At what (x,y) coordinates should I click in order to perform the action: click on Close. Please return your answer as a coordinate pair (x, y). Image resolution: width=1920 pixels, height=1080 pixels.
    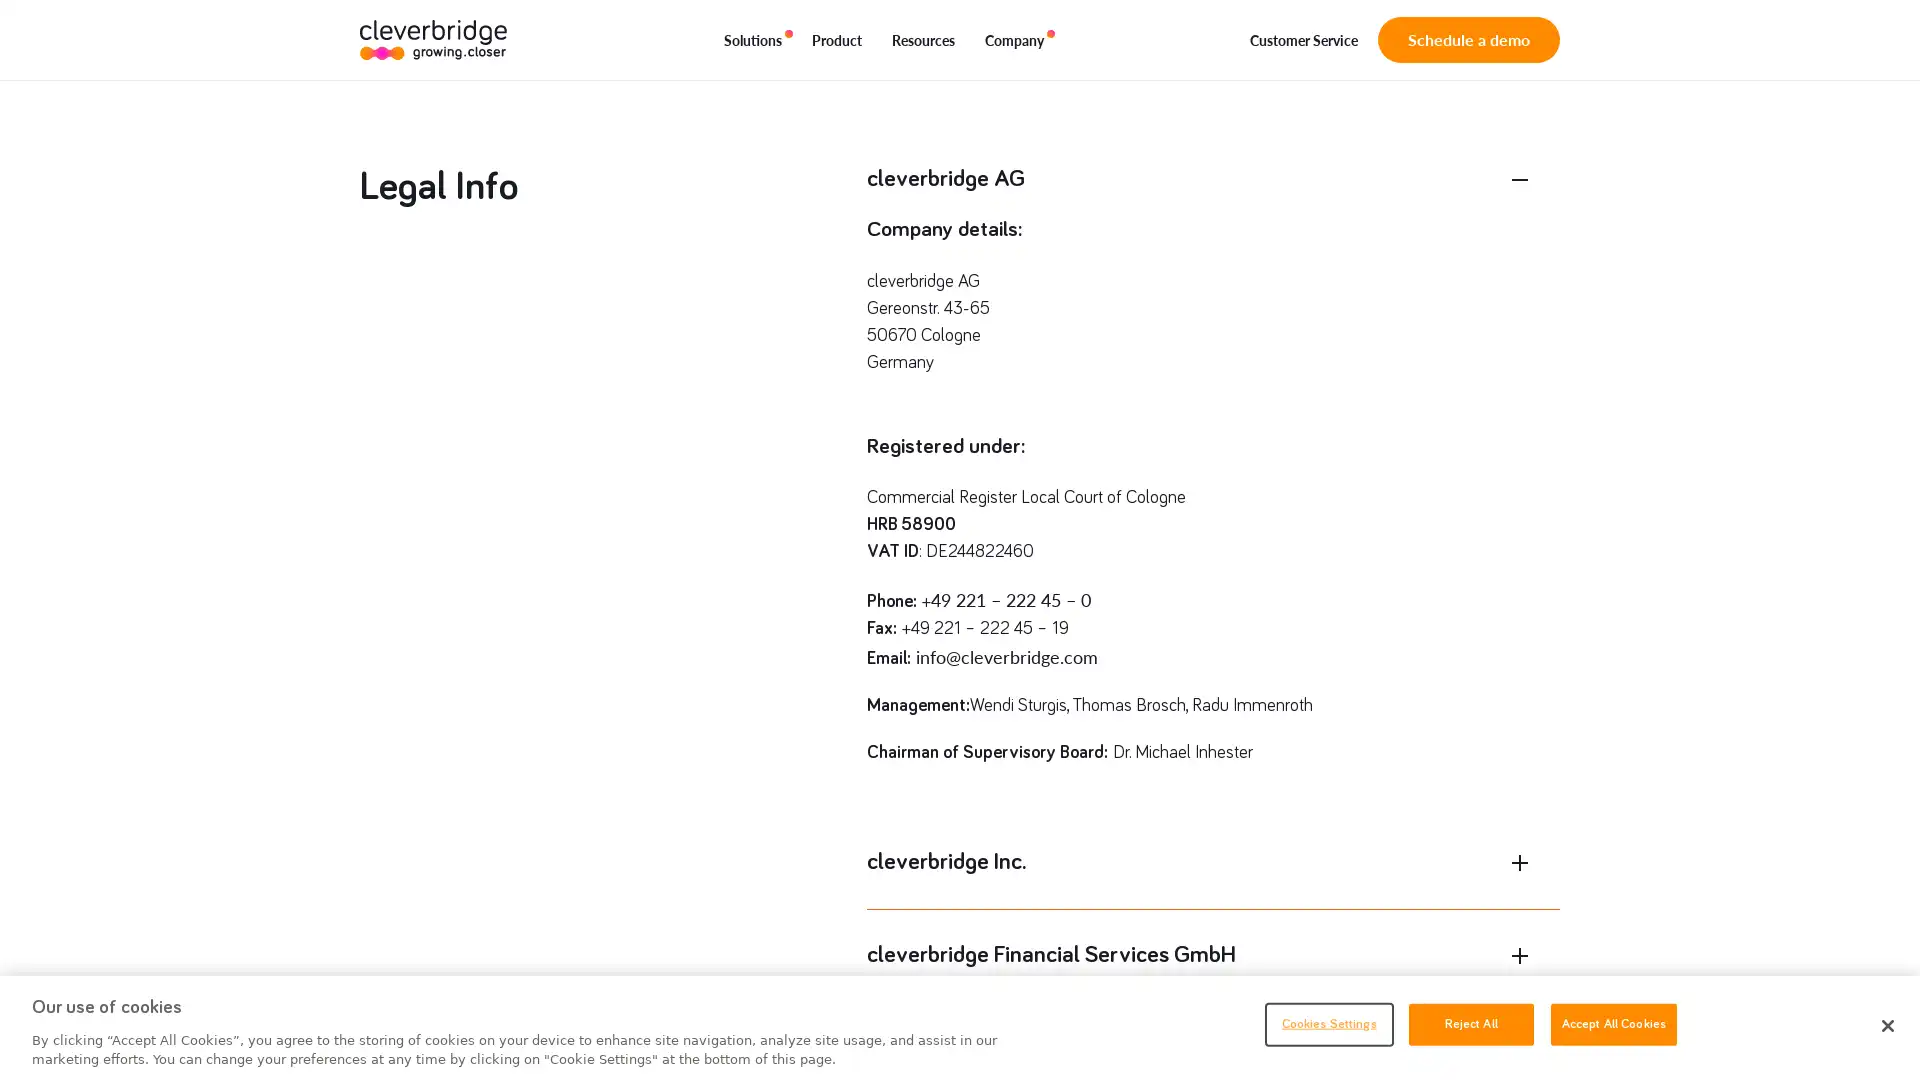
    Looking at the image, I should click on (1886, 1026).